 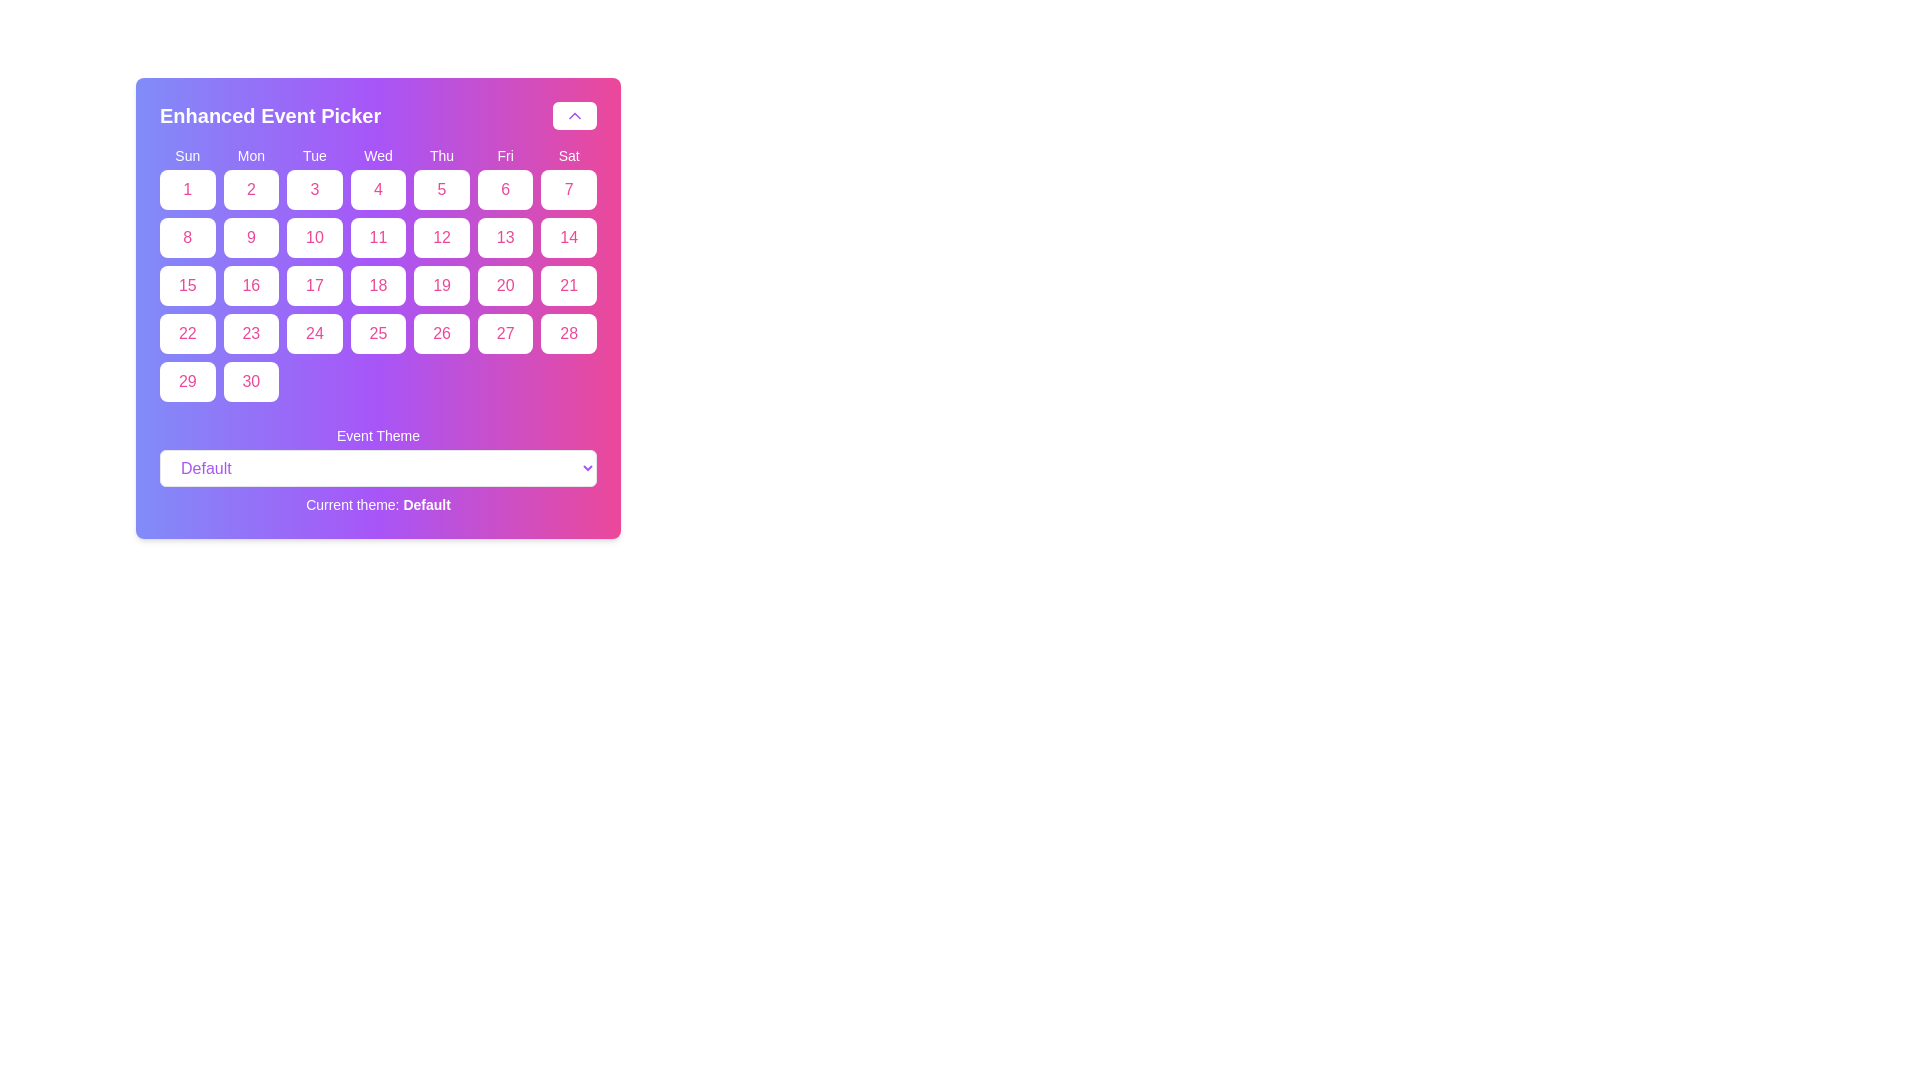 I want to click on the button displaying the number '8' in pink text on a white background, so click(x=187, y=237).